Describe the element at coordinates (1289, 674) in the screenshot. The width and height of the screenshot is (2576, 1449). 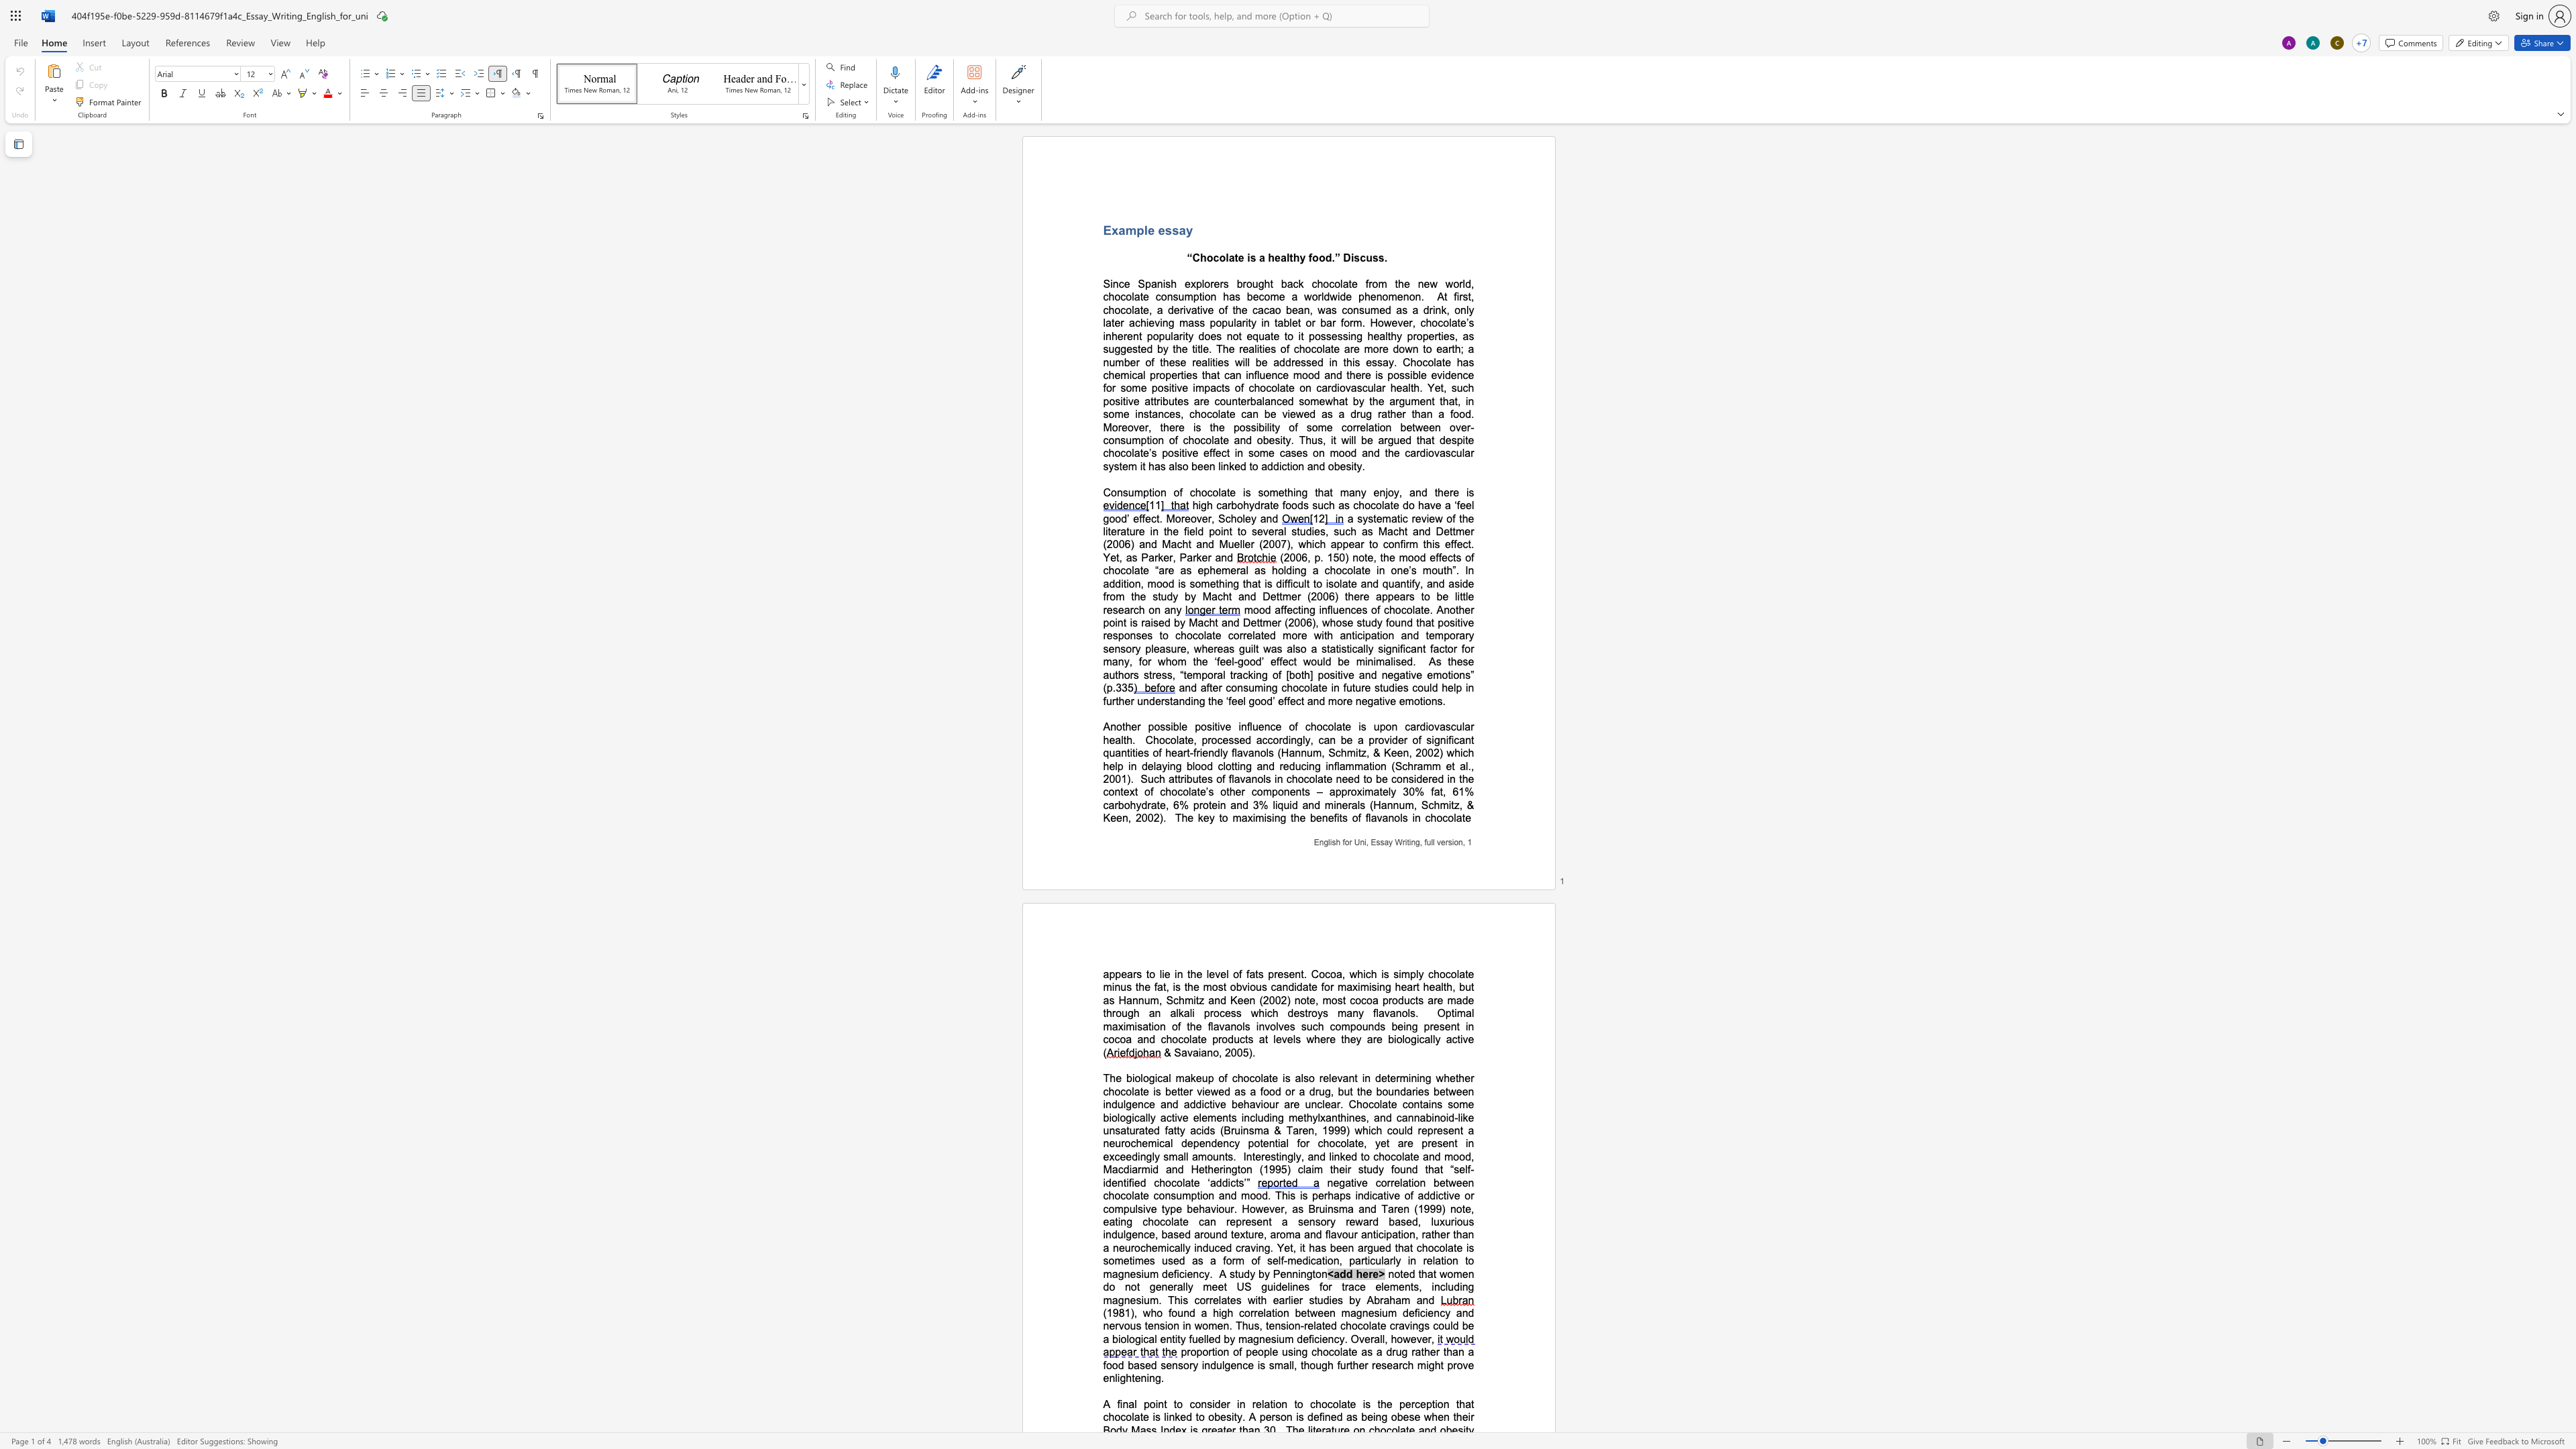
I see `the space between the continuous character "[" and "b" in the text` at that location.